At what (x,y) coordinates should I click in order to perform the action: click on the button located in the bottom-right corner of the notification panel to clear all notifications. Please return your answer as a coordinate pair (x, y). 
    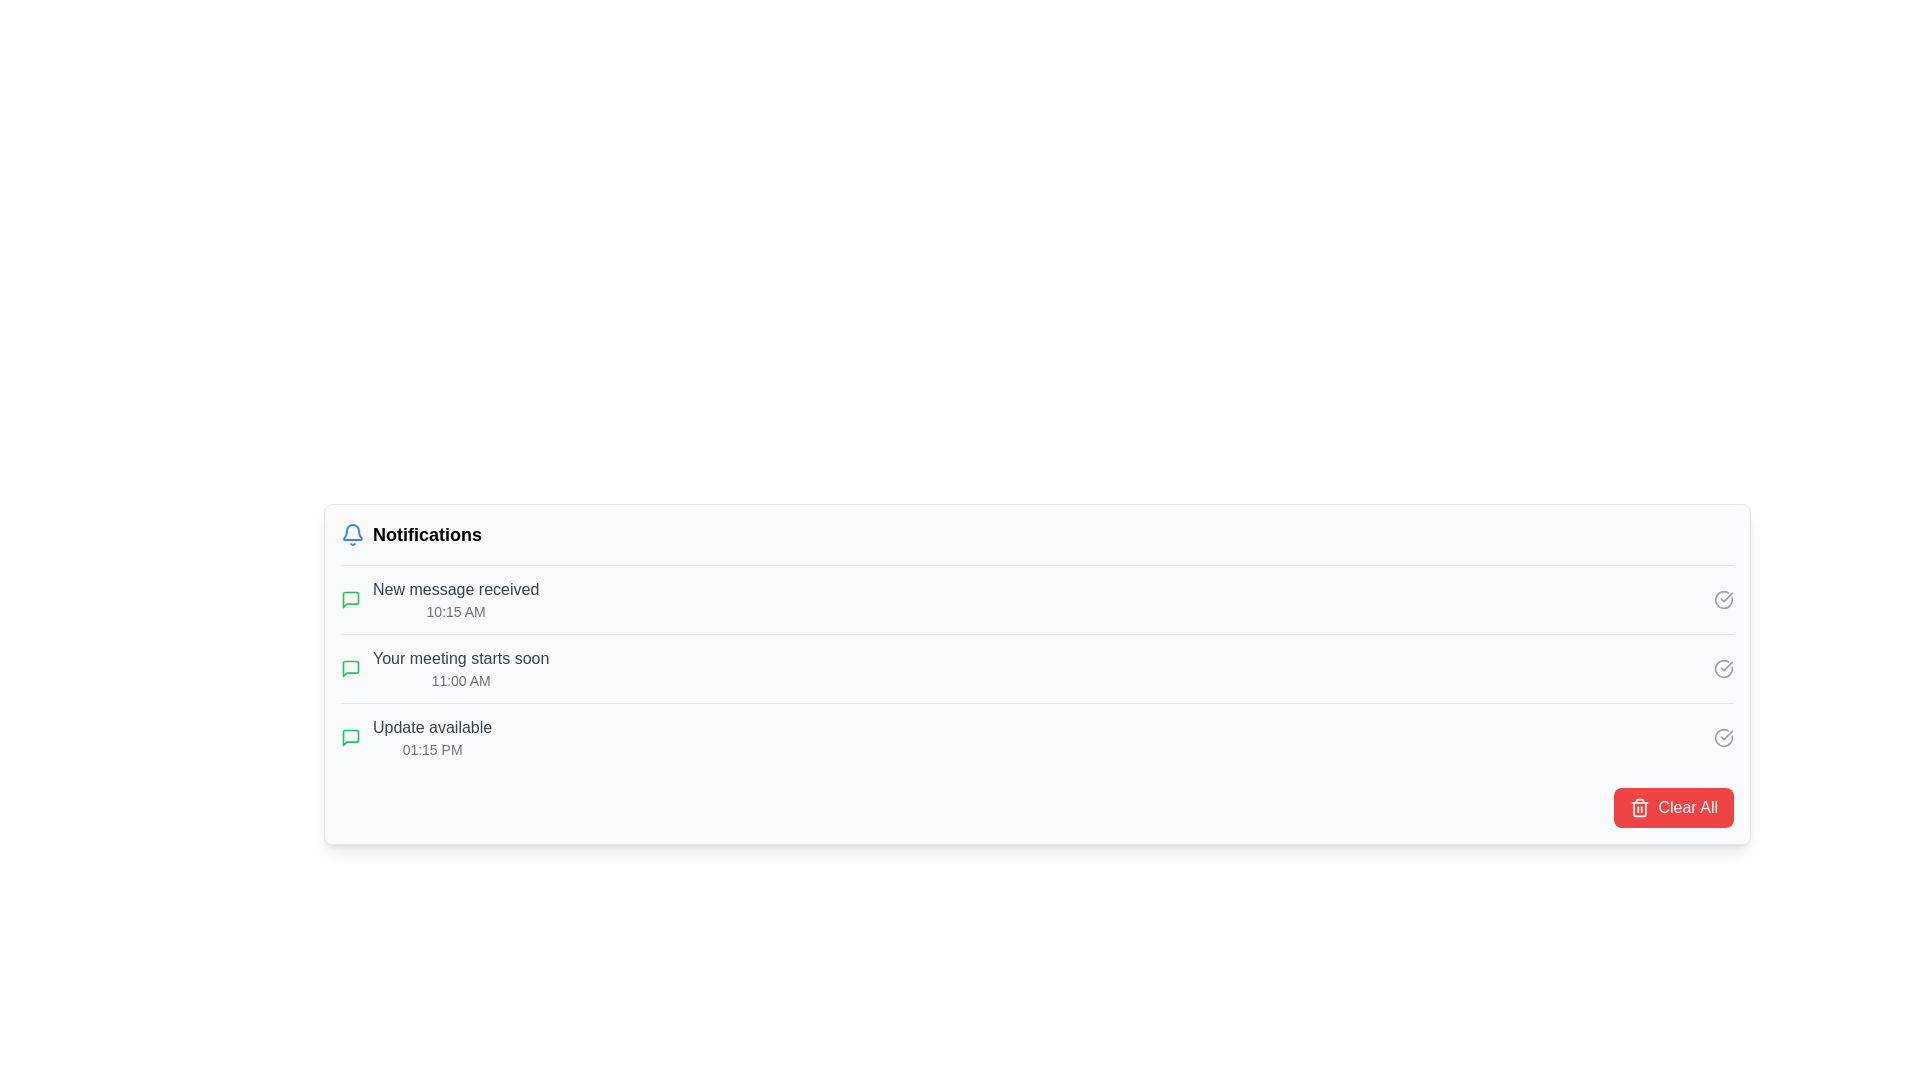
    Looking at the image, I should click on (1687, 806).